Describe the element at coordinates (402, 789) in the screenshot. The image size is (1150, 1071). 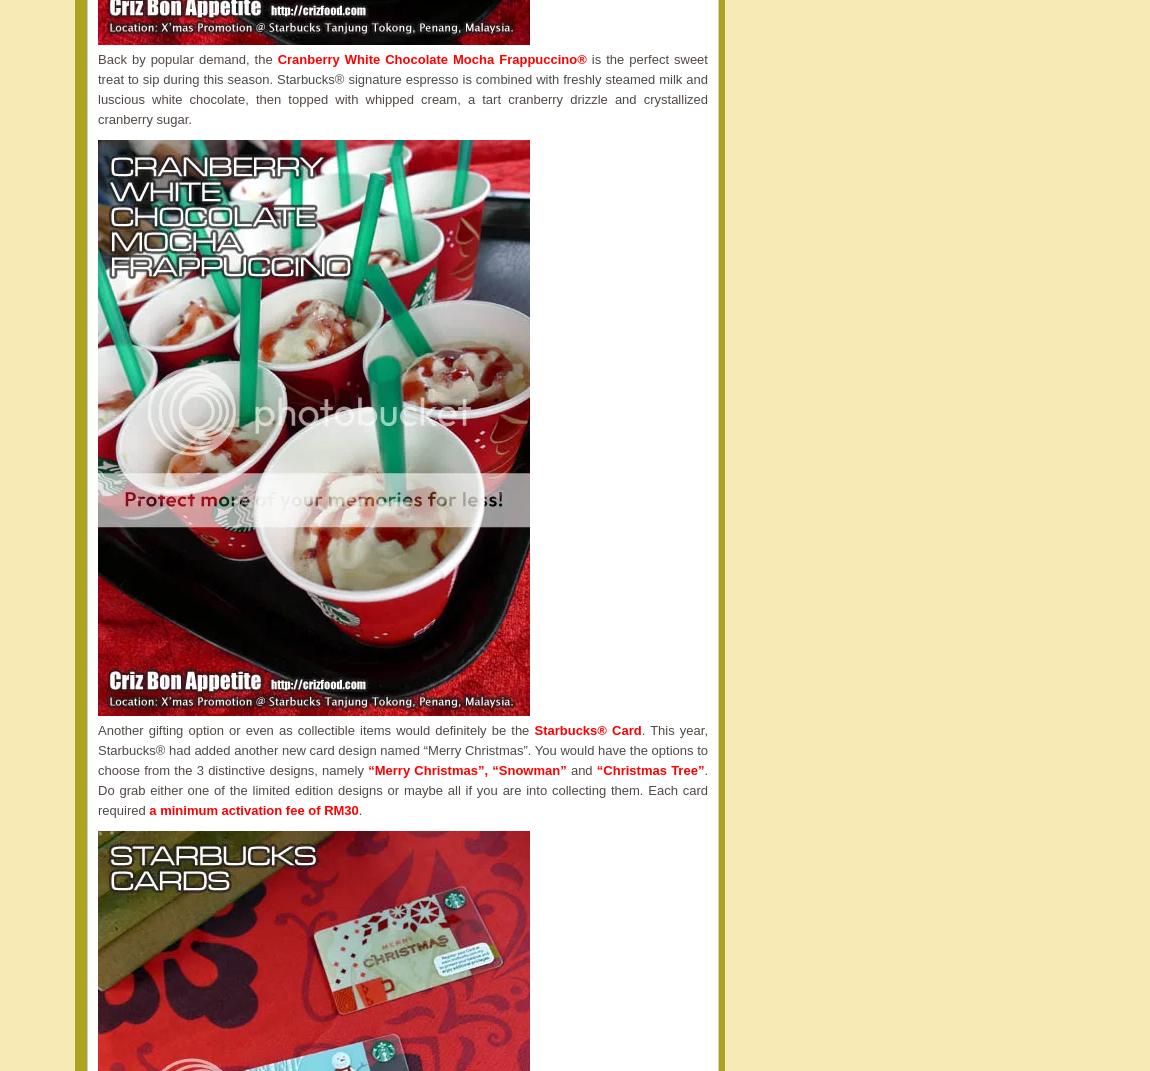
I see `'. Do grab either one of the limited edition designs or maybe all if you are into collecting them. Each card required'` at that location.